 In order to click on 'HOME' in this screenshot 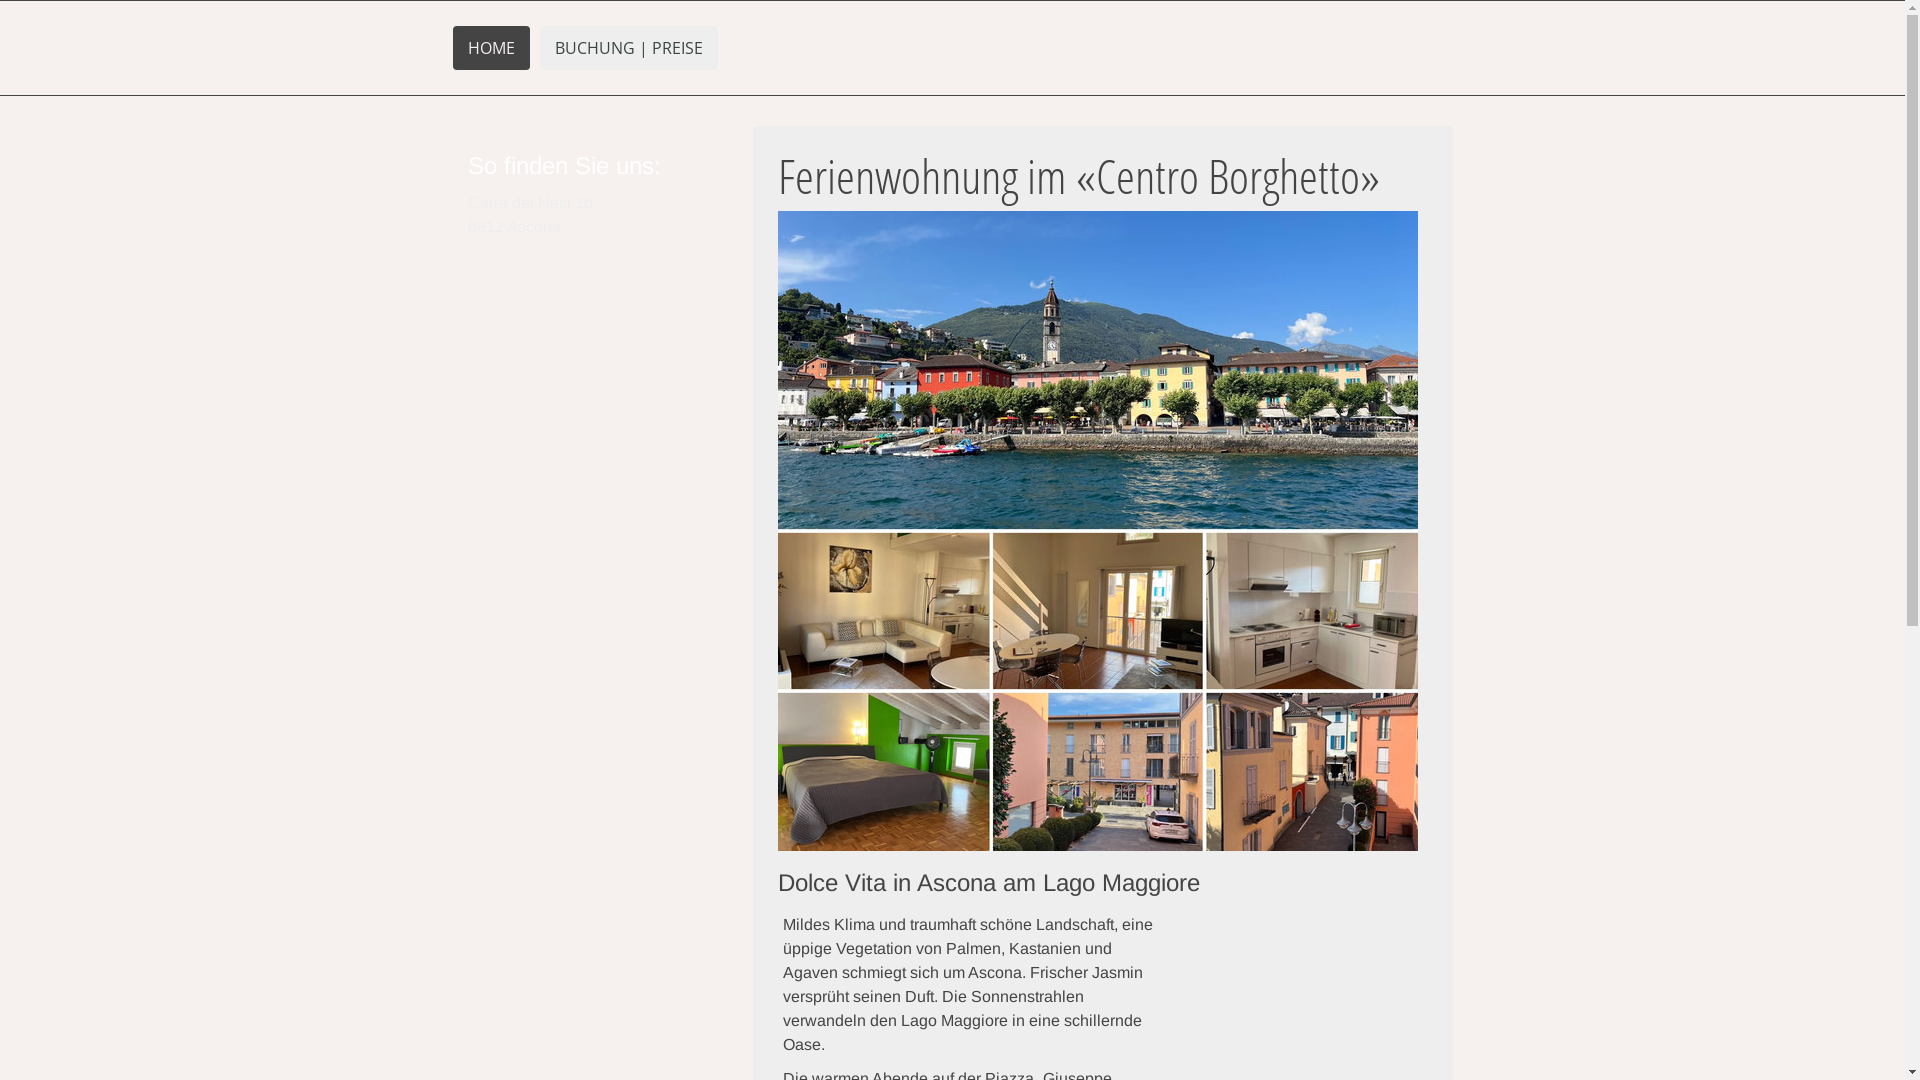, I will do `click(490, 46)`.